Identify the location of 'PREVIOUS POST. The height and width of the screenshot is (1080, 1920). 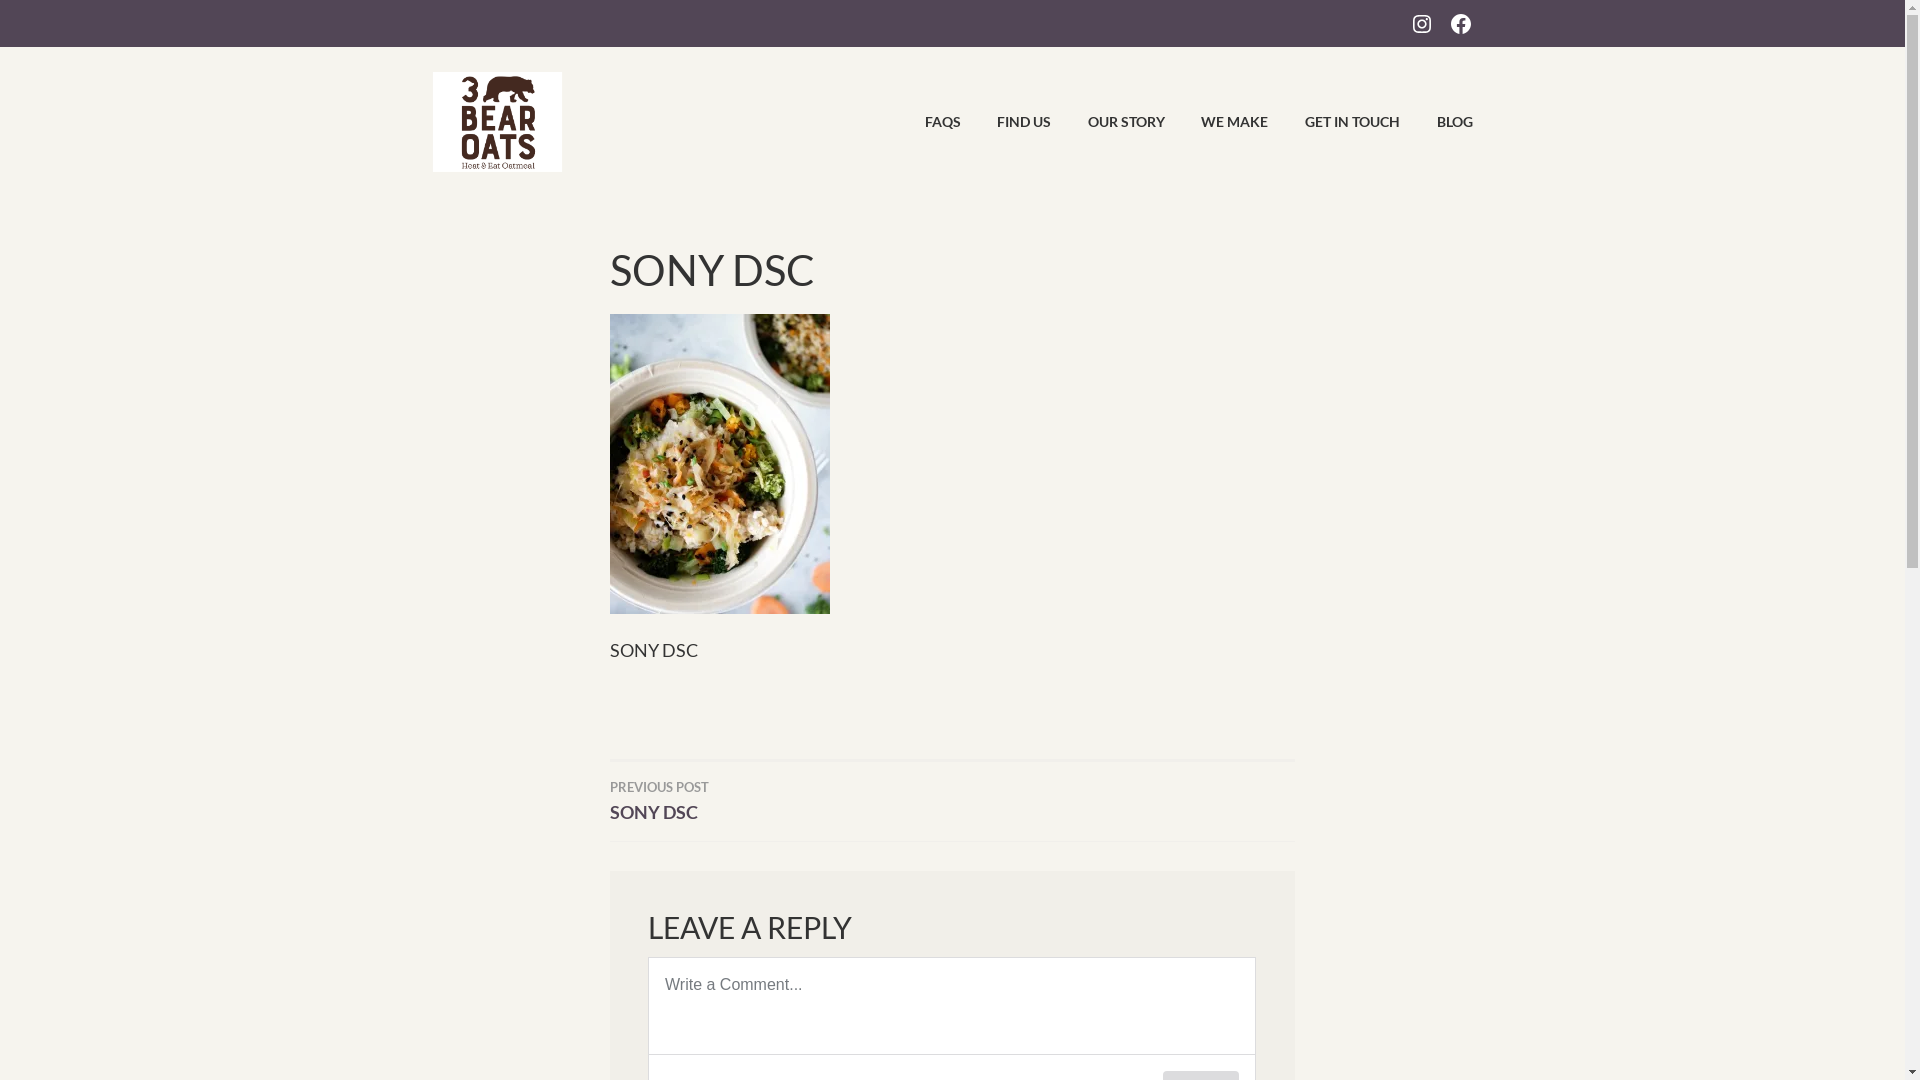
(780, 798).